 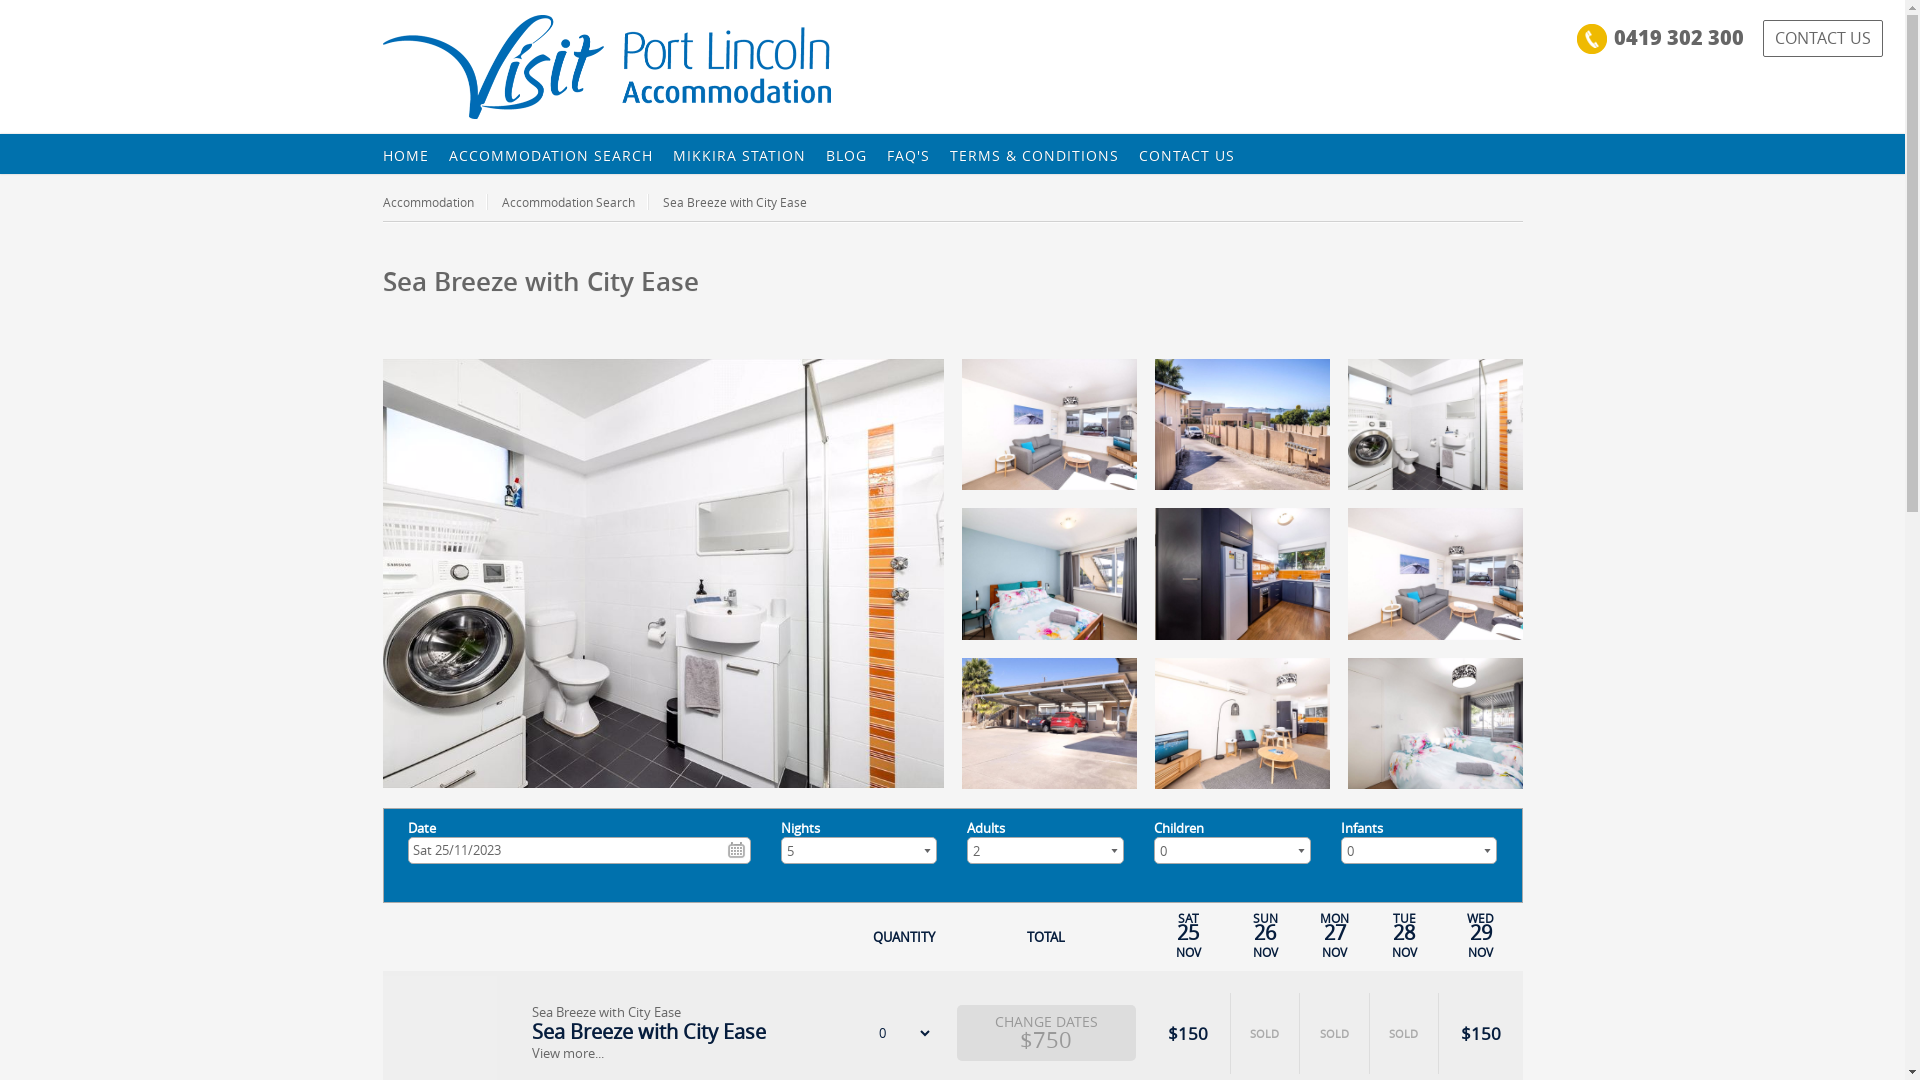 What do you see at coordinates (550, 154) in the screenshot?
I see `'ACCOMMODATION SEARCH'` at bounding box center [550, 154].